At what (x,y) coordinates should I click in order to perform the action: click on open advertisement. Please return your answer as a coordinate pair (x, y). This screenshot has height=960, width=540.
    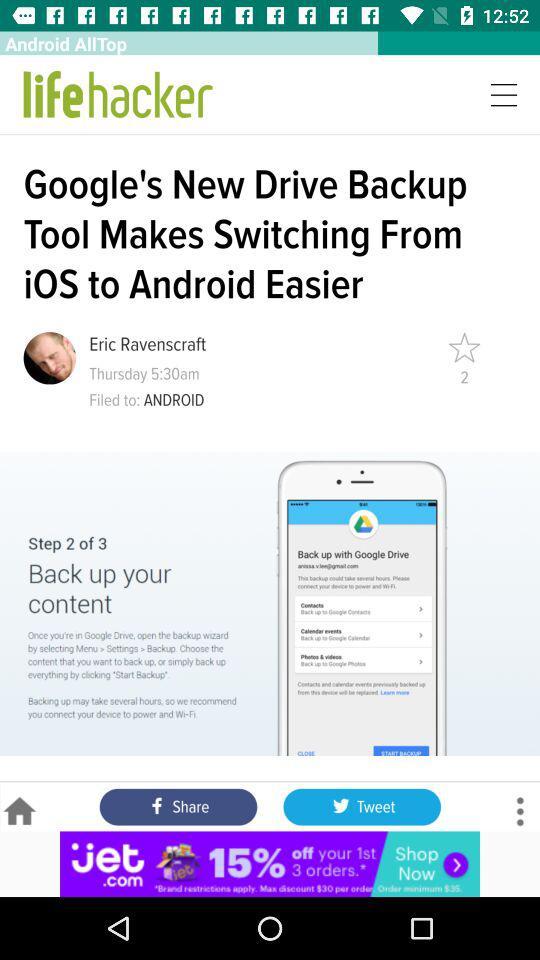
    Looking at the image, I should click on (270, 863).